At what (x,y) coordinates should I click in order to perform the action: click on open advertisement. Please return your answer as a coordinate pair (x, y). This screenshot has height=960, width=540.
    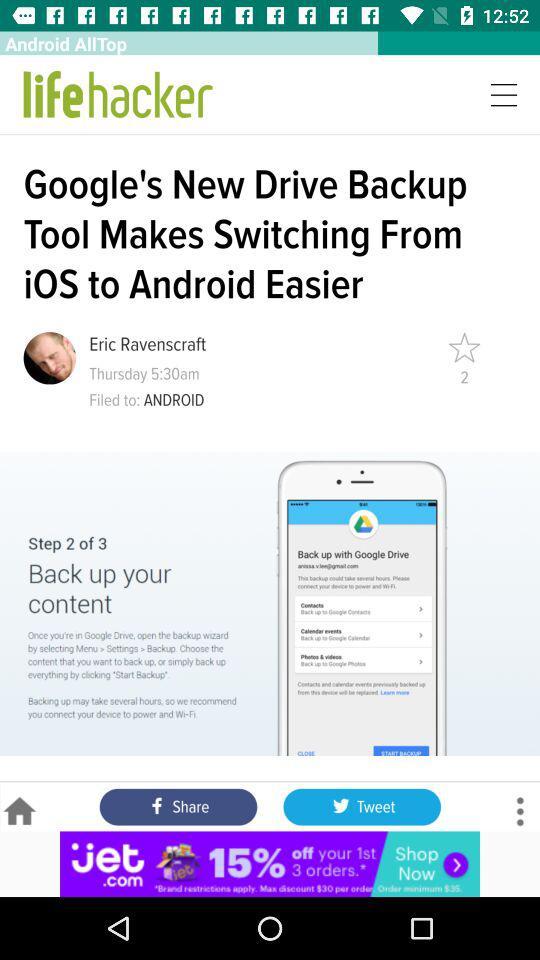
    Looking at the image, I should click on (270, 863).